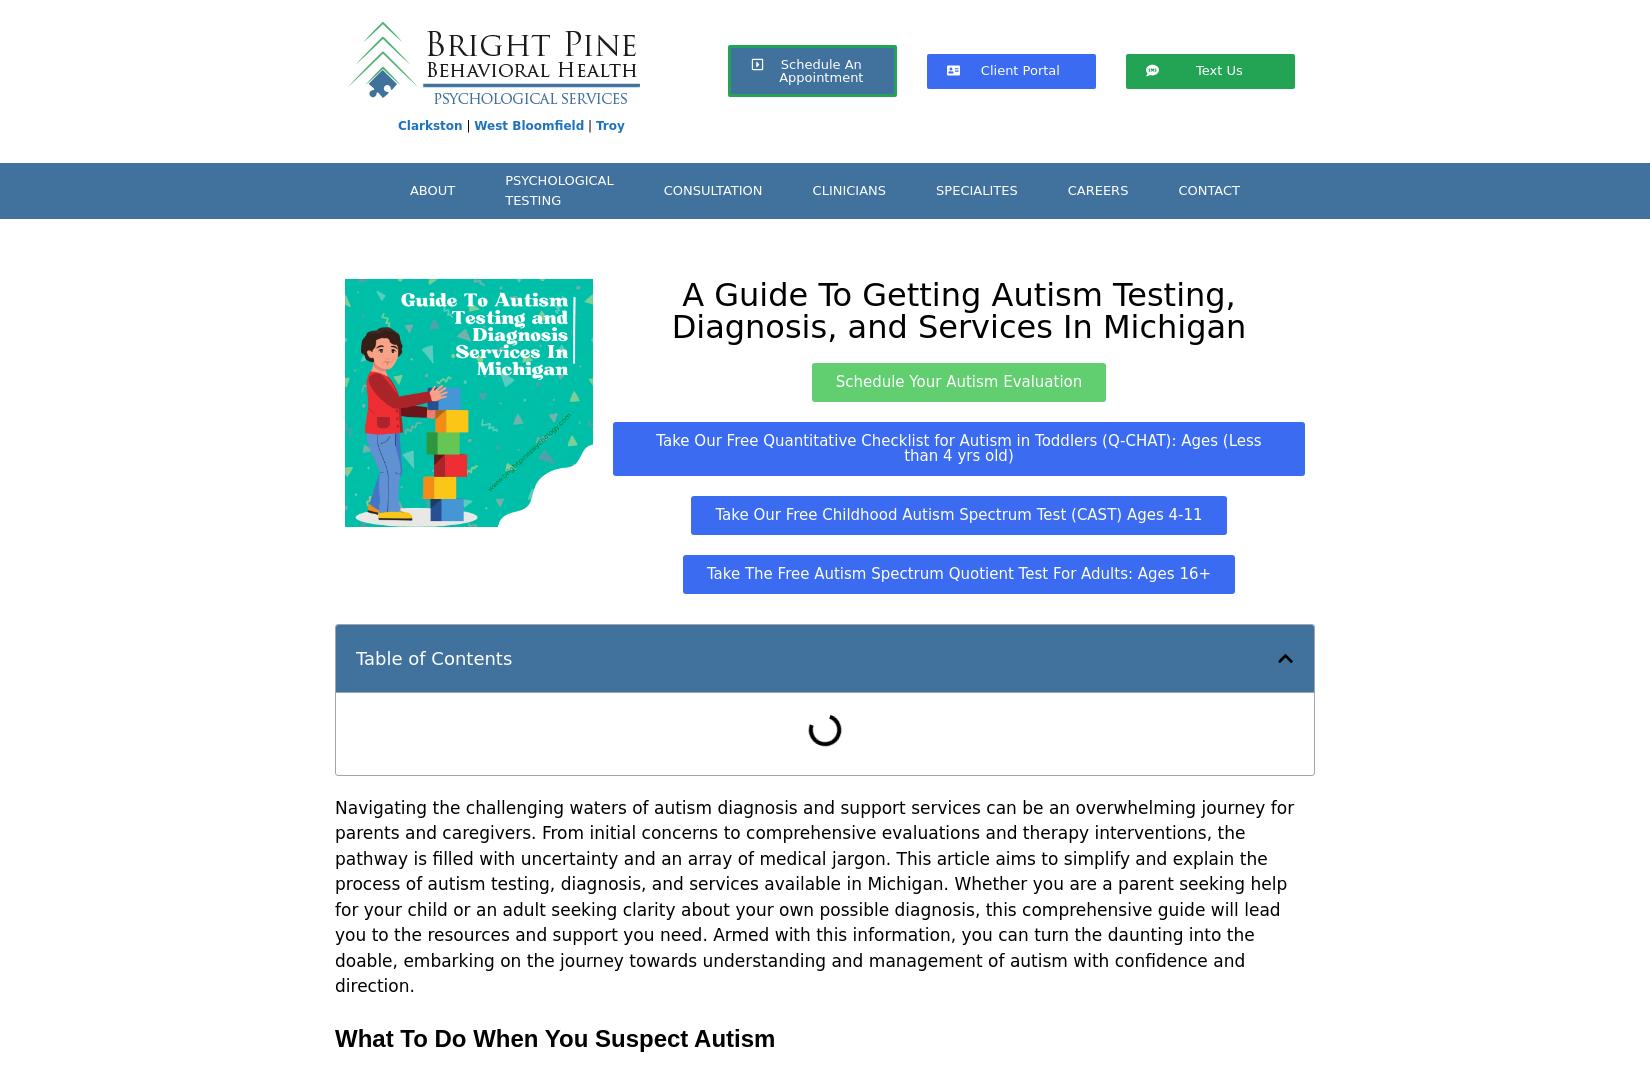 This screenshot has height=1076, width=1650. Describe the element at coordinates (711, 189) in the screenshot. I see `'CONSULTATION'` at that location.